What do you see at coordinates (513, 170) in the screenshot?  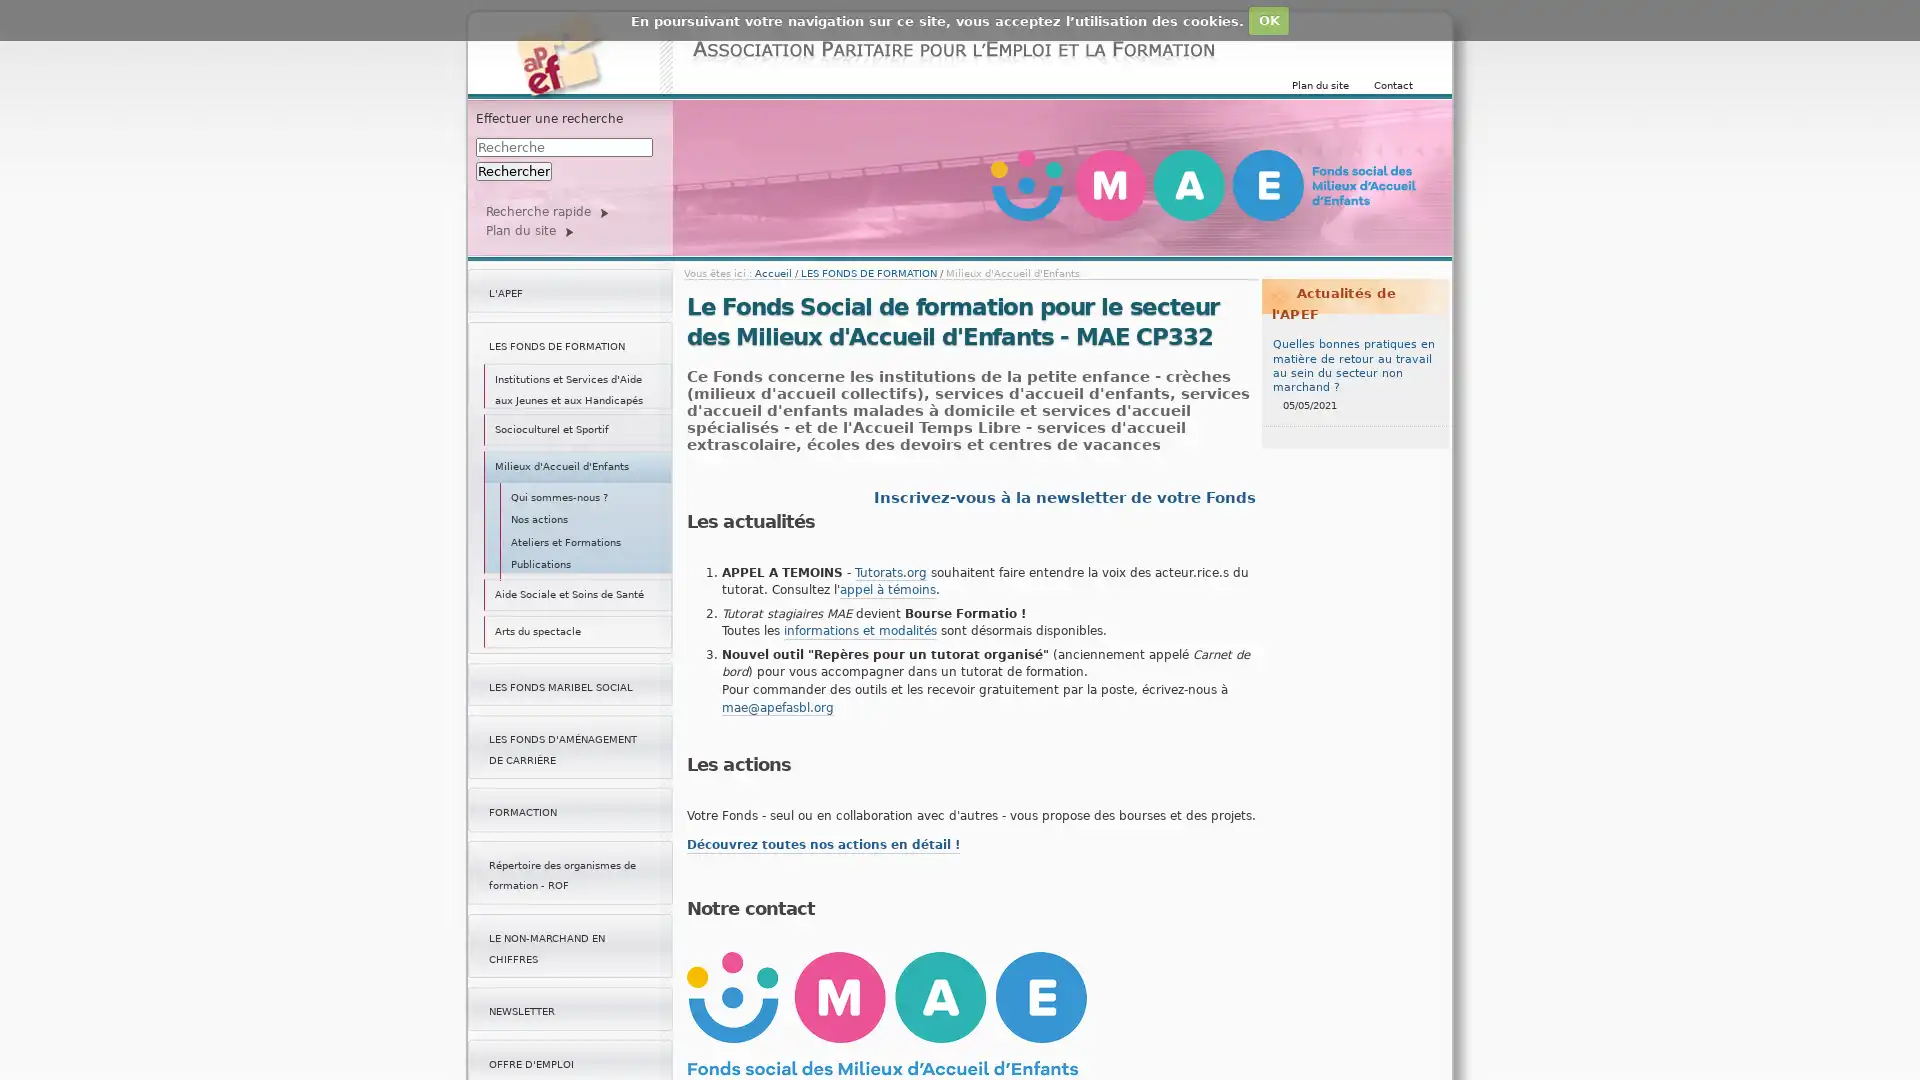 I see `Rechercher` at bounding box center [513, 170].